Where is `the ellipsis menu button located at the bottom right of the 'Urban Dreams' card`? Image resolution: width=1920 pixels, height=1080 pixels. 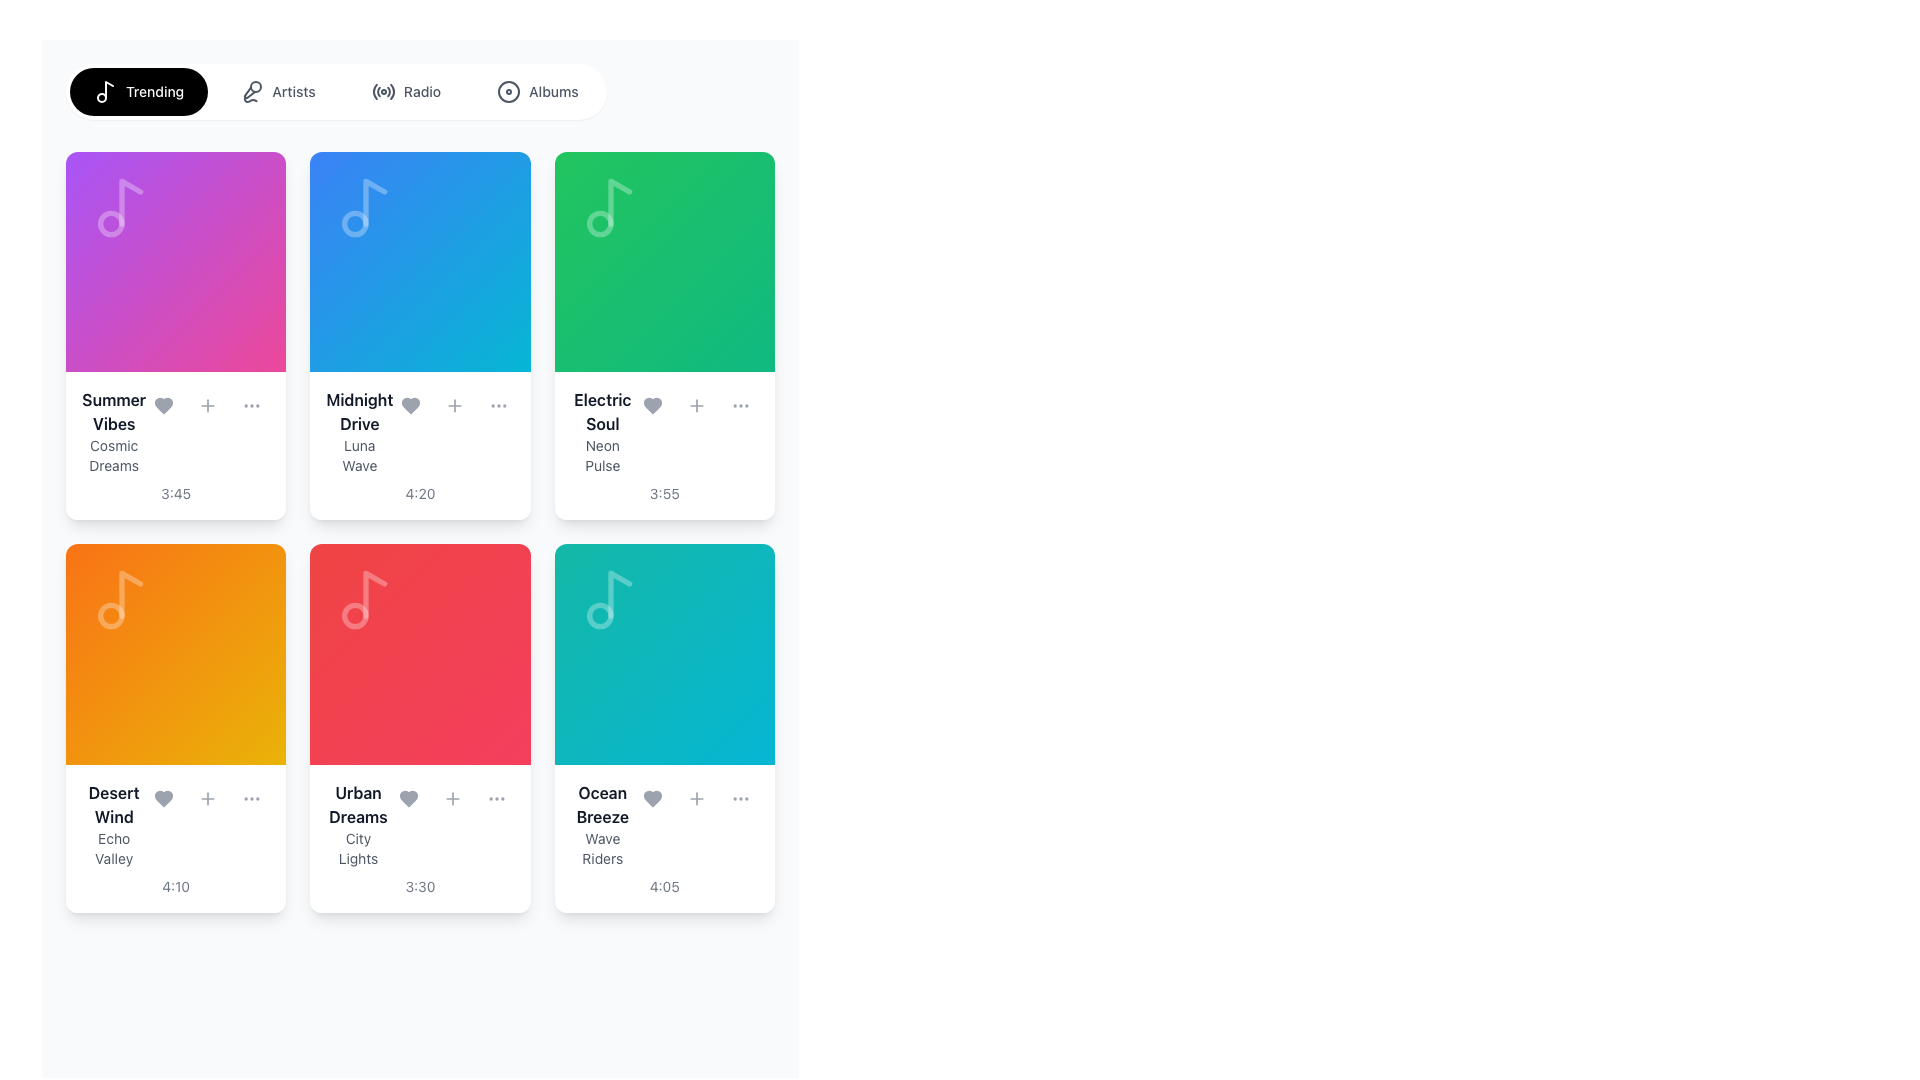
the ellipsis menu button located at the bottom right of the 'Urban Dreams' card is located at coordinates (496, 797).